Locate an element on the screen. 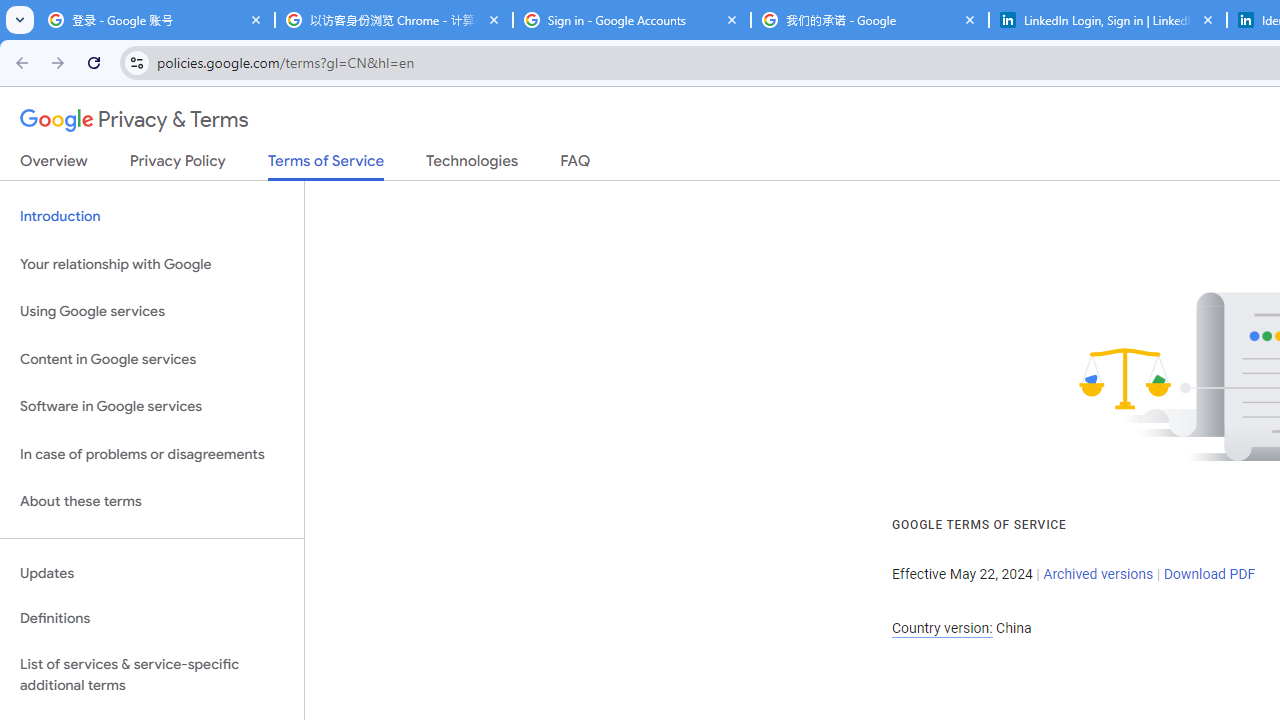 The image size is (1280, 720). 'Download PDF' is located at coordinates (1208, 574).